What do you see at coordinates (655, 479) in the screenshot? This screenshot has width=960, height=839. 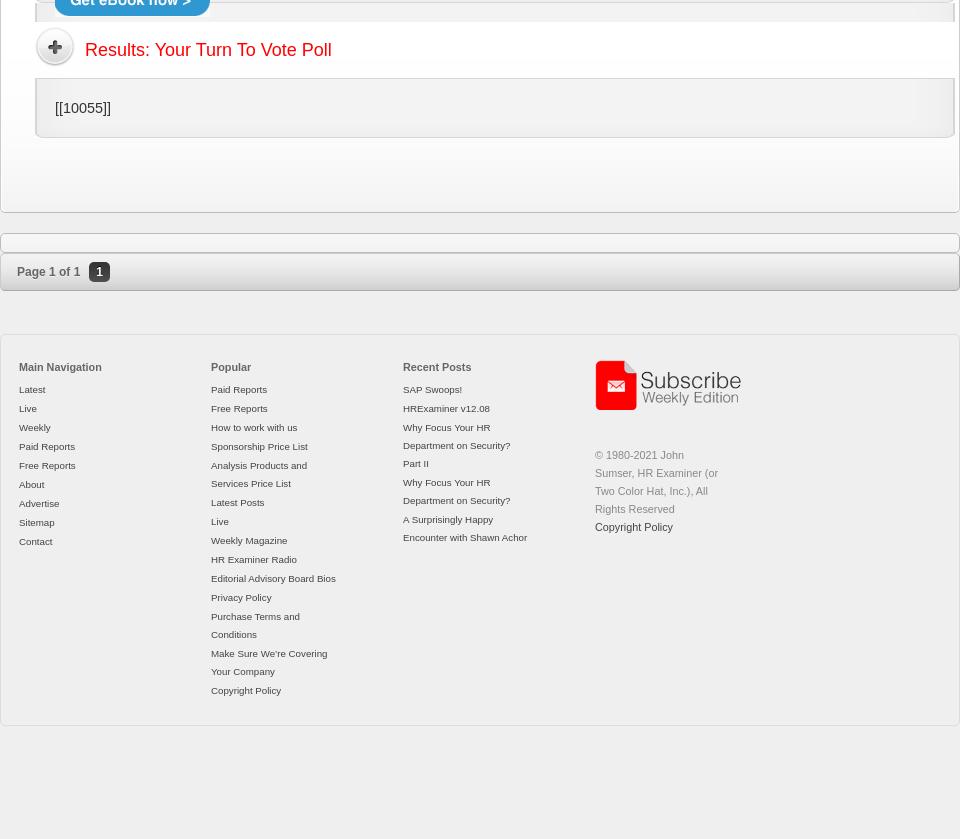 I see `'© 1980-2021 John Sumser, HR Examiner (or Two Color Hat, Inc.), All Rights Reserved'` at bounding box center [655, 479].